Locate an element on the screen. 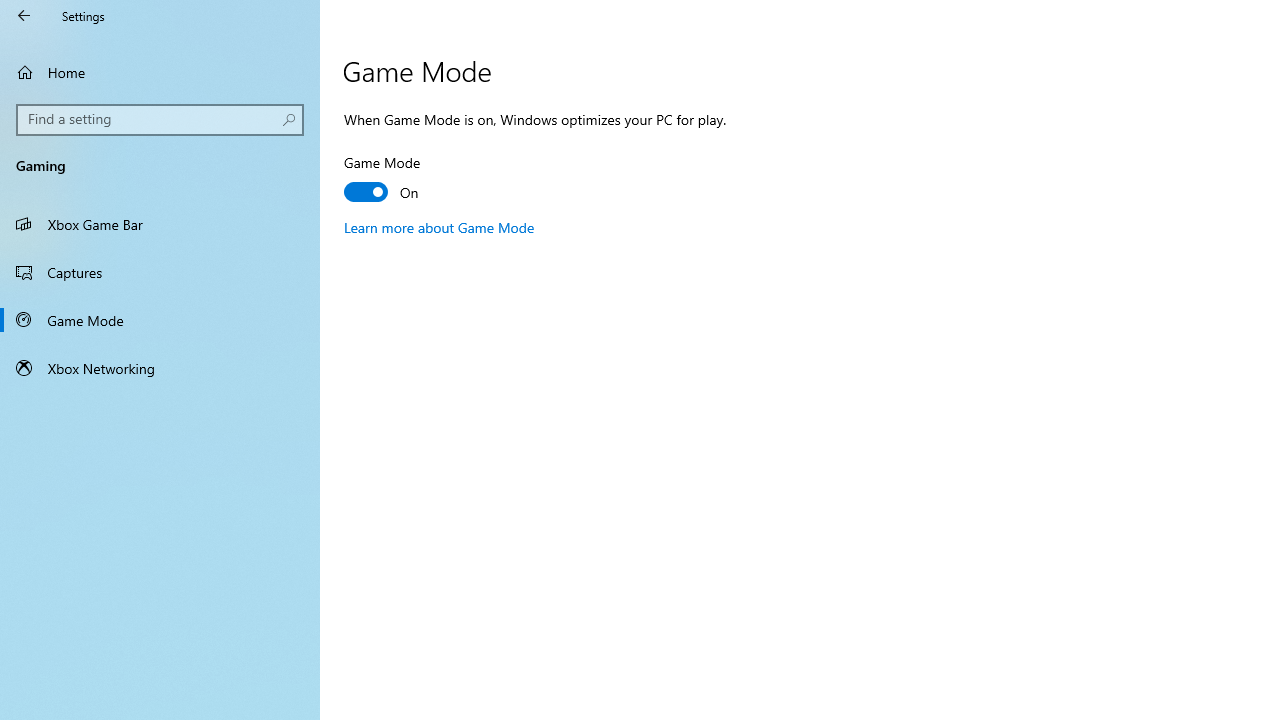 This screenshot has height=720, width=1280. 'Captures' is located at coordinates (160, 271).